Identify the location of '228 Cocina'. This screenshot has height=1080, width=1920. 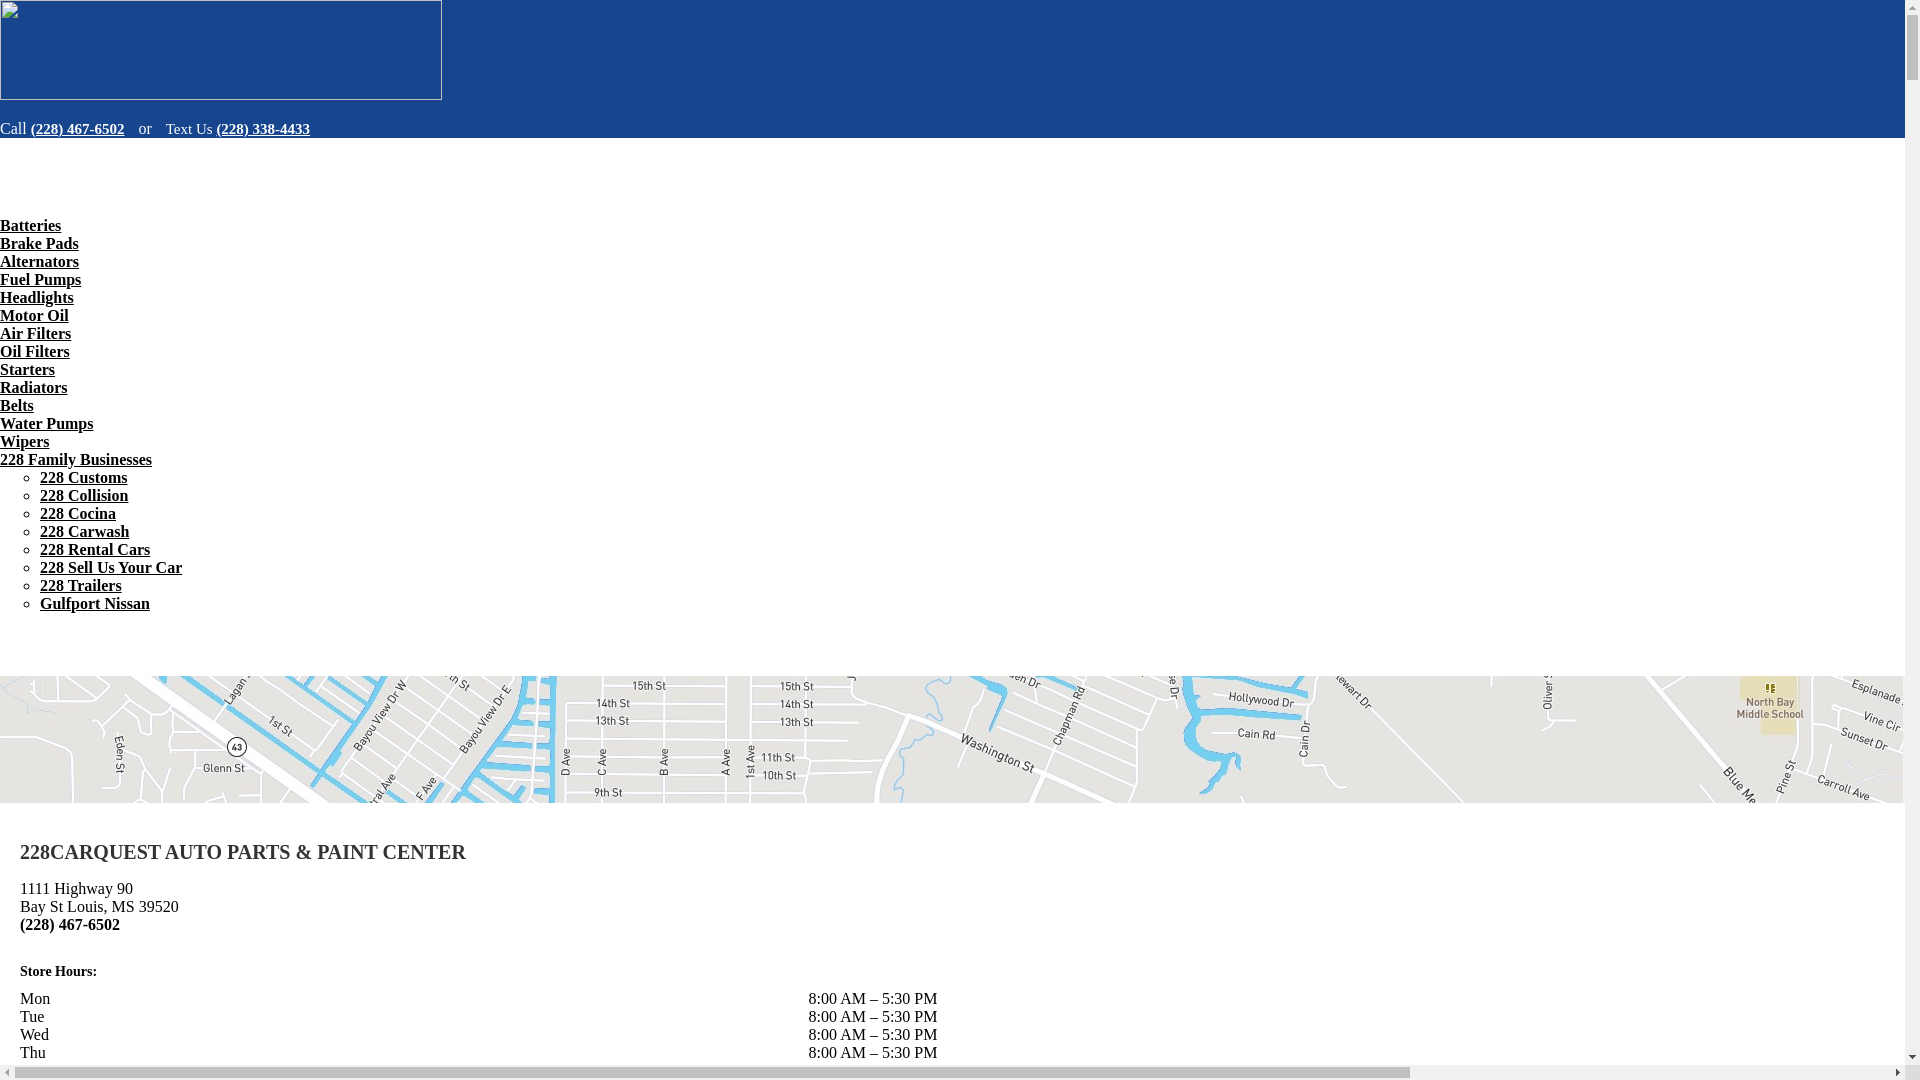
(77, 512).